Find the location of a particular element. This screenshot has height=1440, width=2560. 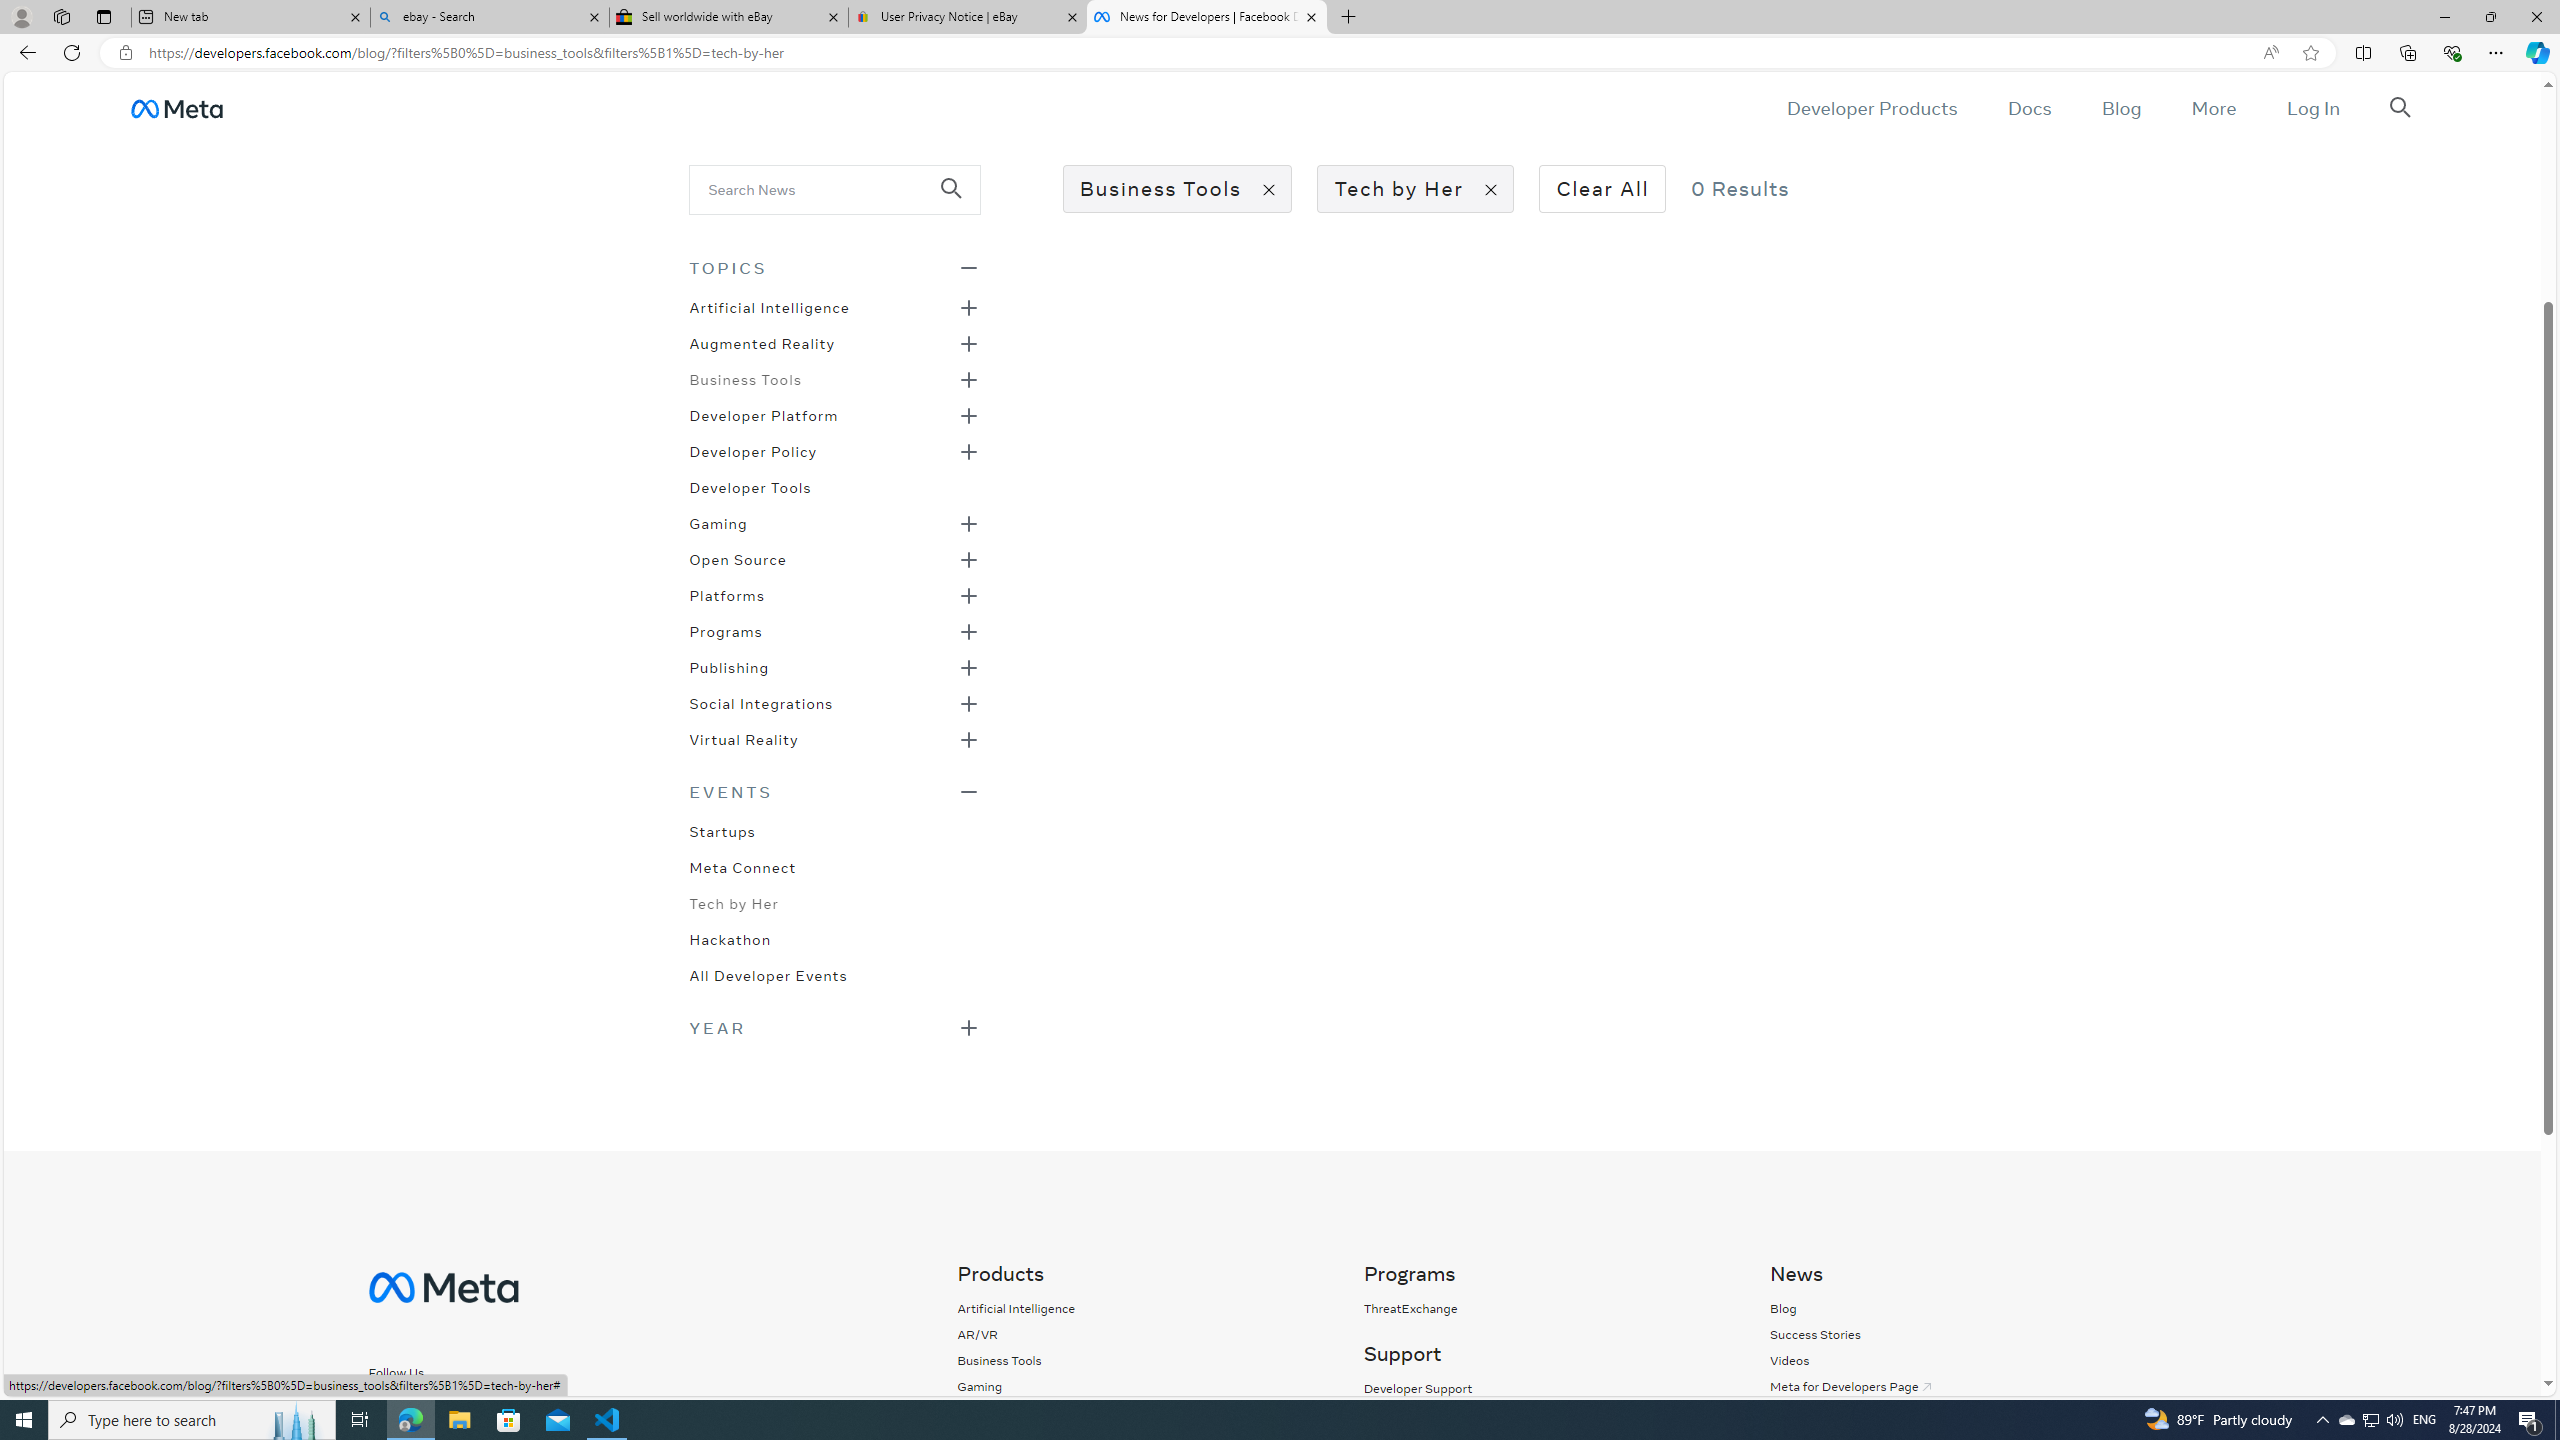

'Follow us on LinkedIn' is located at coordinates (511, 1406).